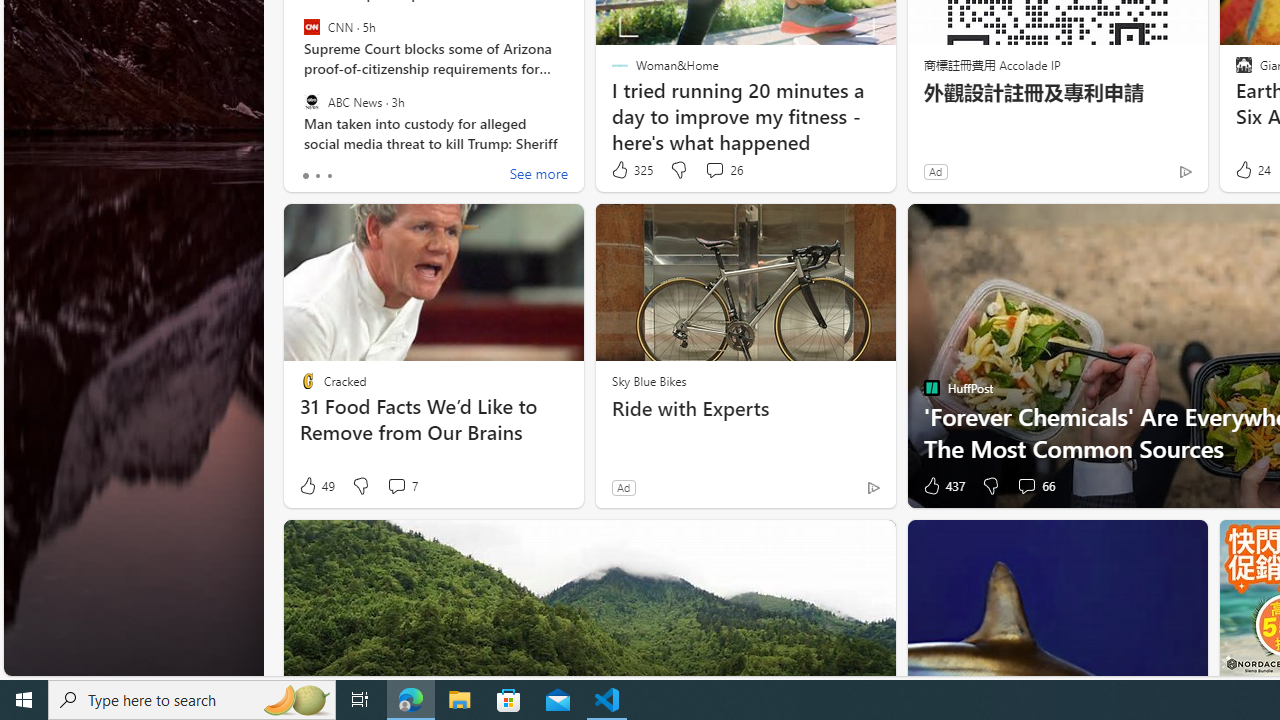  What do you see at coordinates (316, 175) in the screenshot?
I see `'tab-1'` at bounding box center [316, 175].